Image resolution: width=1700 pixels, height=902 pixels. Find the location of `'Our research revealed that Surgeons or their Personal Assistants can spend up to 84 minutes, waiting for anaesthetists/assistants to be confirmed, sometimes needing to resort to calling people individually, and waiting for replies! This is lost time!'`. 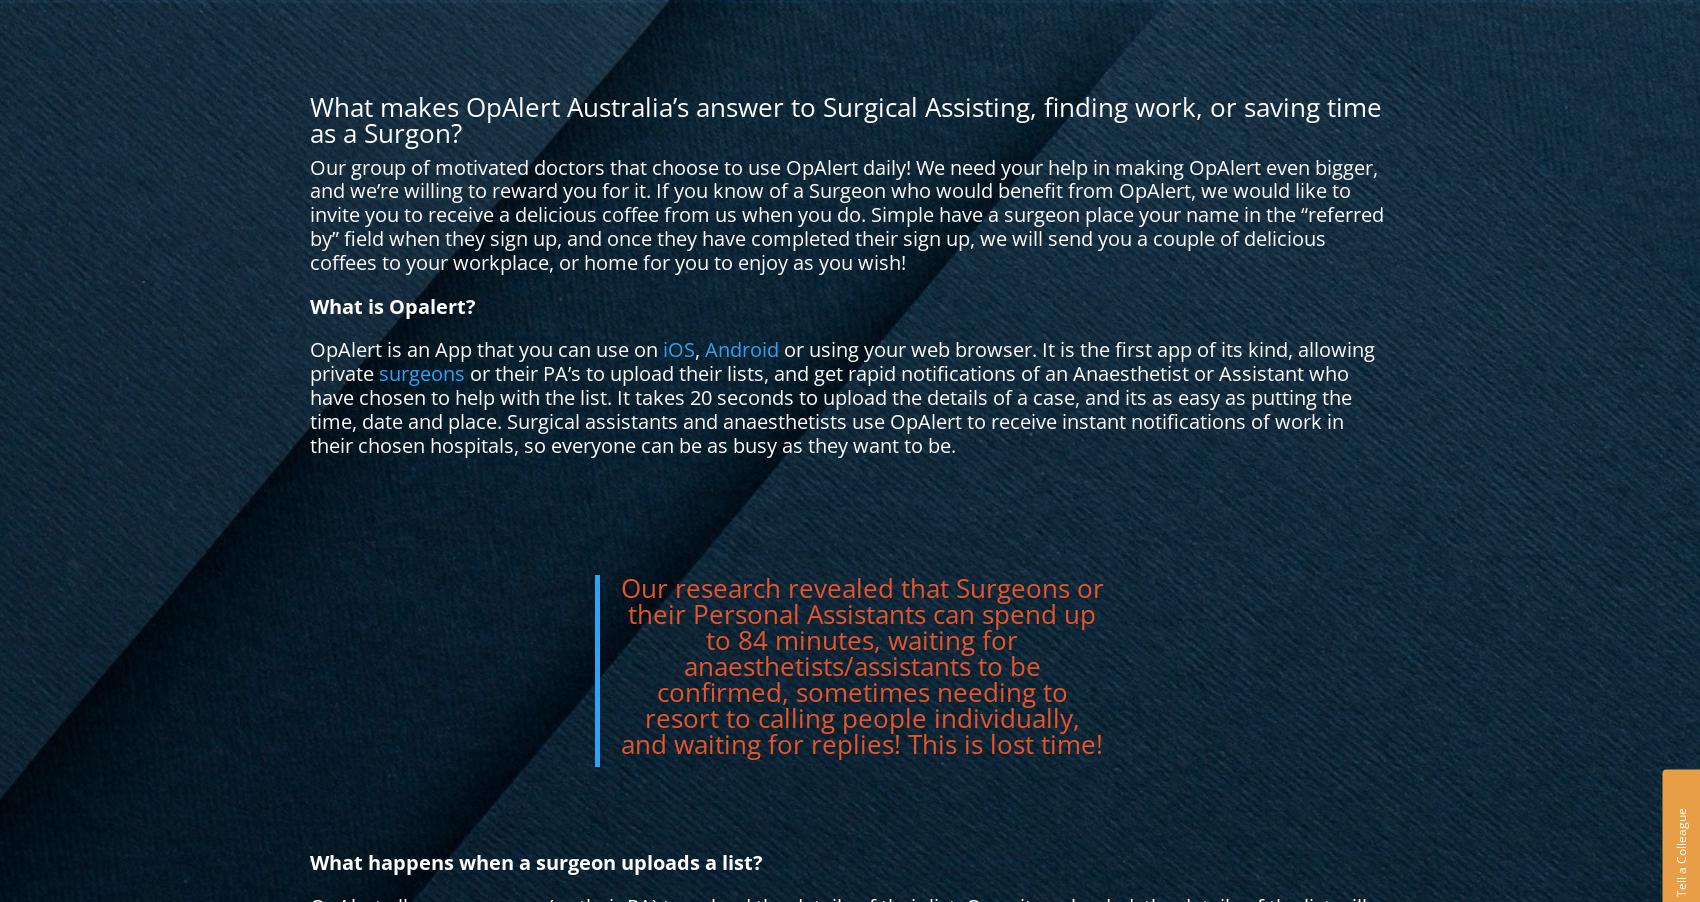

'Our research revealed that Surgeons or their Personal Assistants can spend up to 84 minutes, waiting for anaesthetists/assistants to be confirmed, sometimes needing to resort to calling people individually, and waiting for replies! This is lost time!' is located at coordinates (861, 665).